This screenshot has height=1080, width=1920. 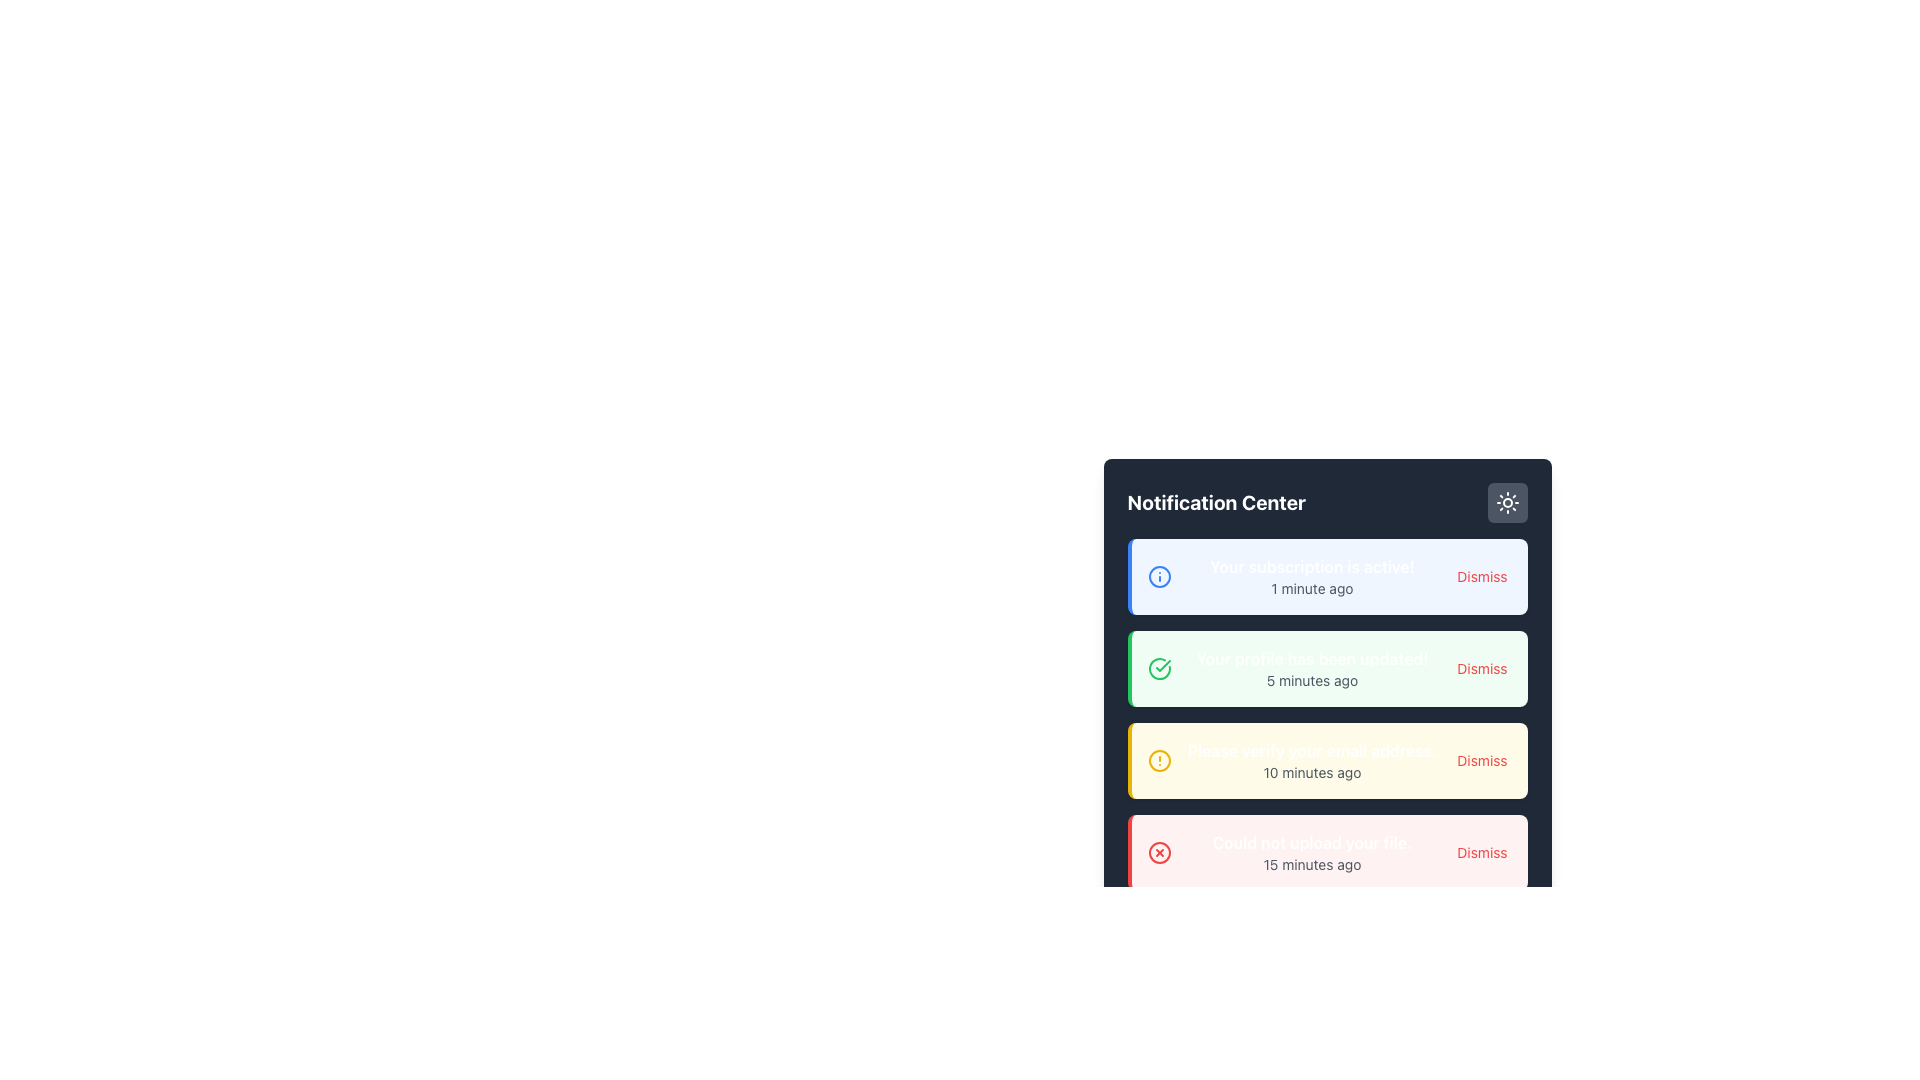 What do you see at coordinates (1312, 760) in the screenshot?
I see `notification message displayed in the text block located inside the yellow notification card, above the 'Dismiss' button` at bounding box center [1312, 760].